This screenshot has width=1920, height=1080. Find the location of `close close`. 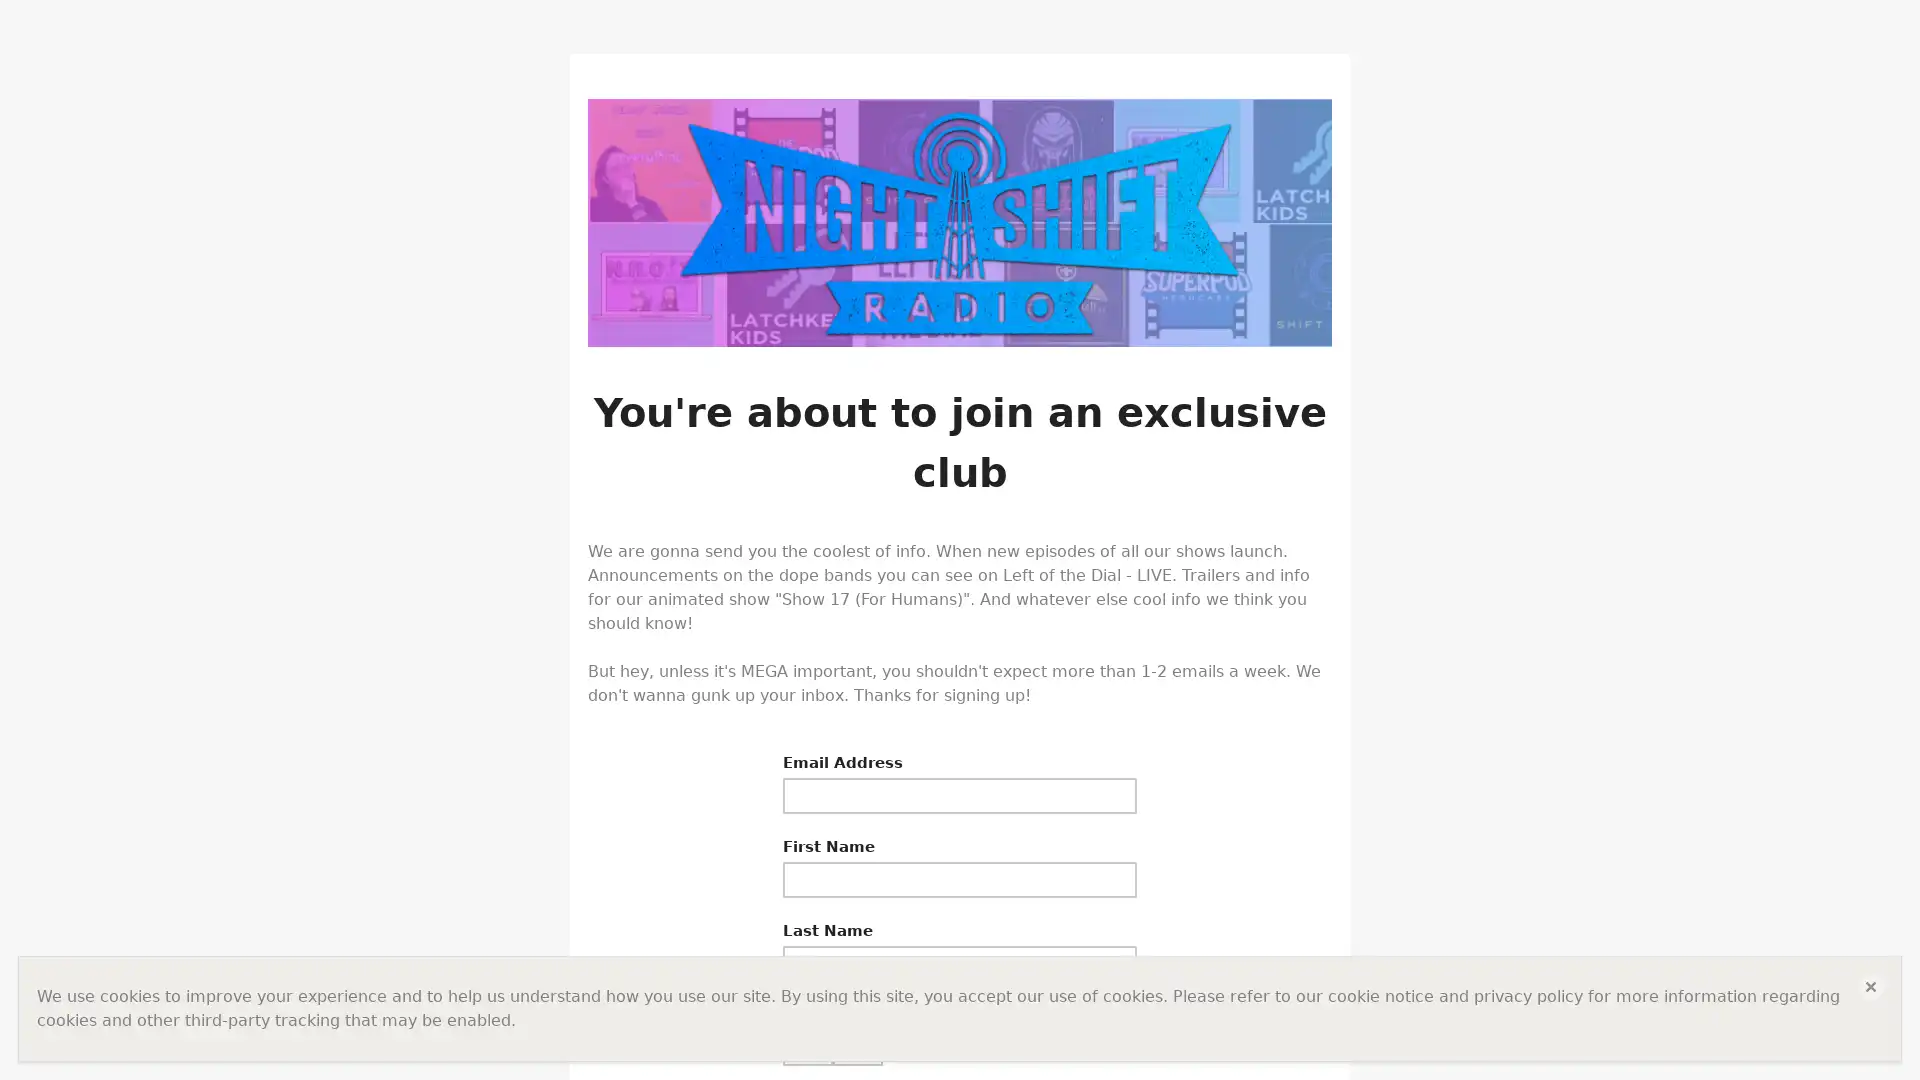

close close is located at coordinates (1870, 986).